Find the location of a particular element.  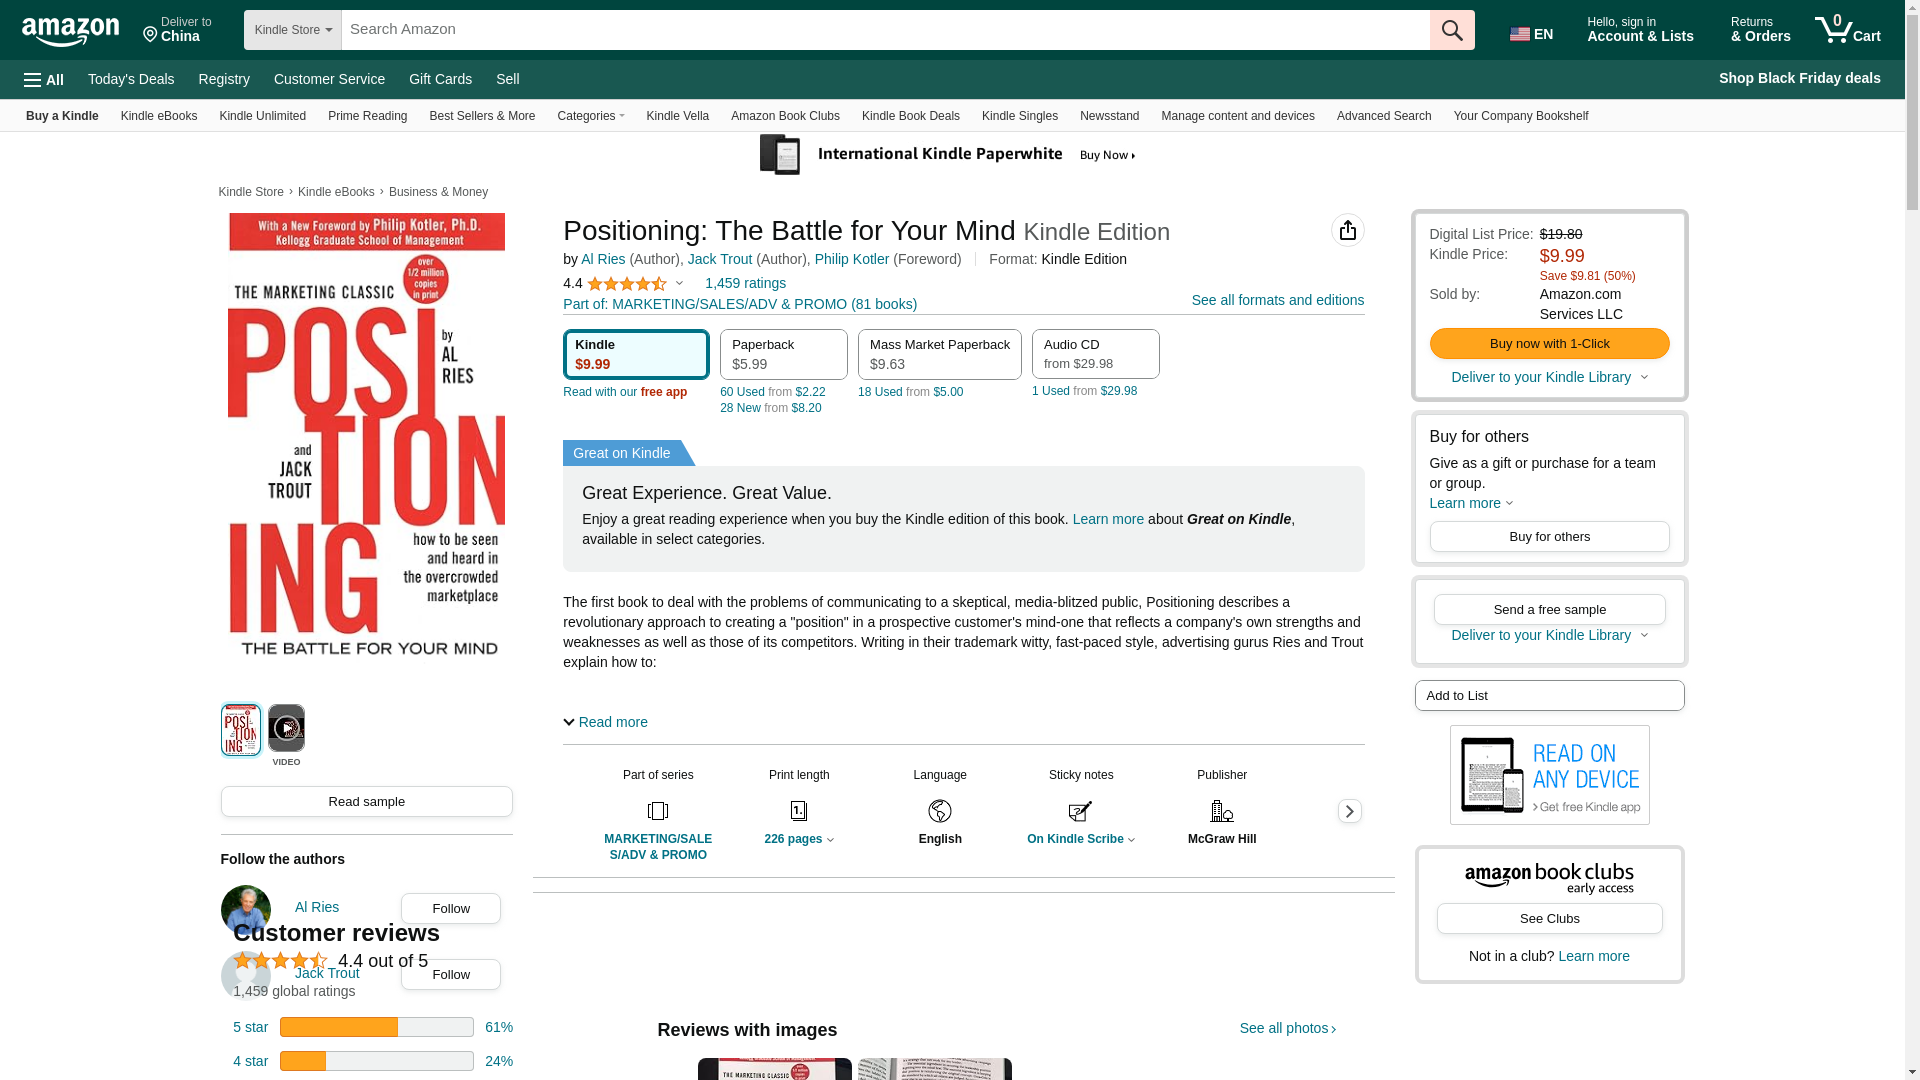

'Kindle Vella' is located at coordinates (678, 115).